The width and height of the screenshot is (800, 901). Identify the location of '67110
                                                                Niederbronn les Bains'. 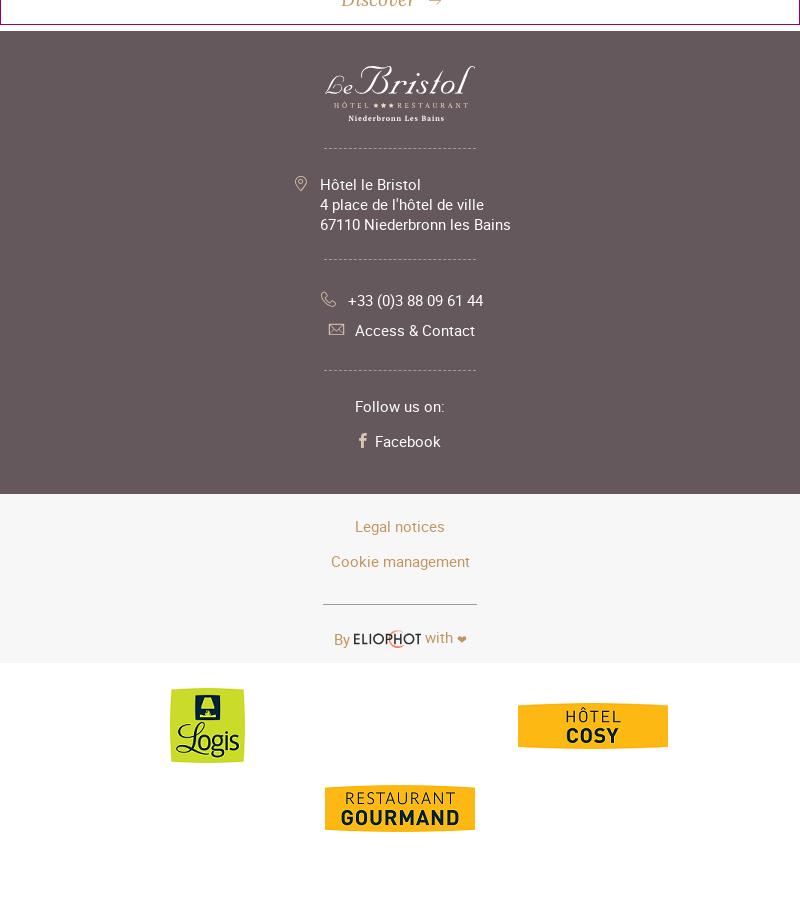
(317, 221).